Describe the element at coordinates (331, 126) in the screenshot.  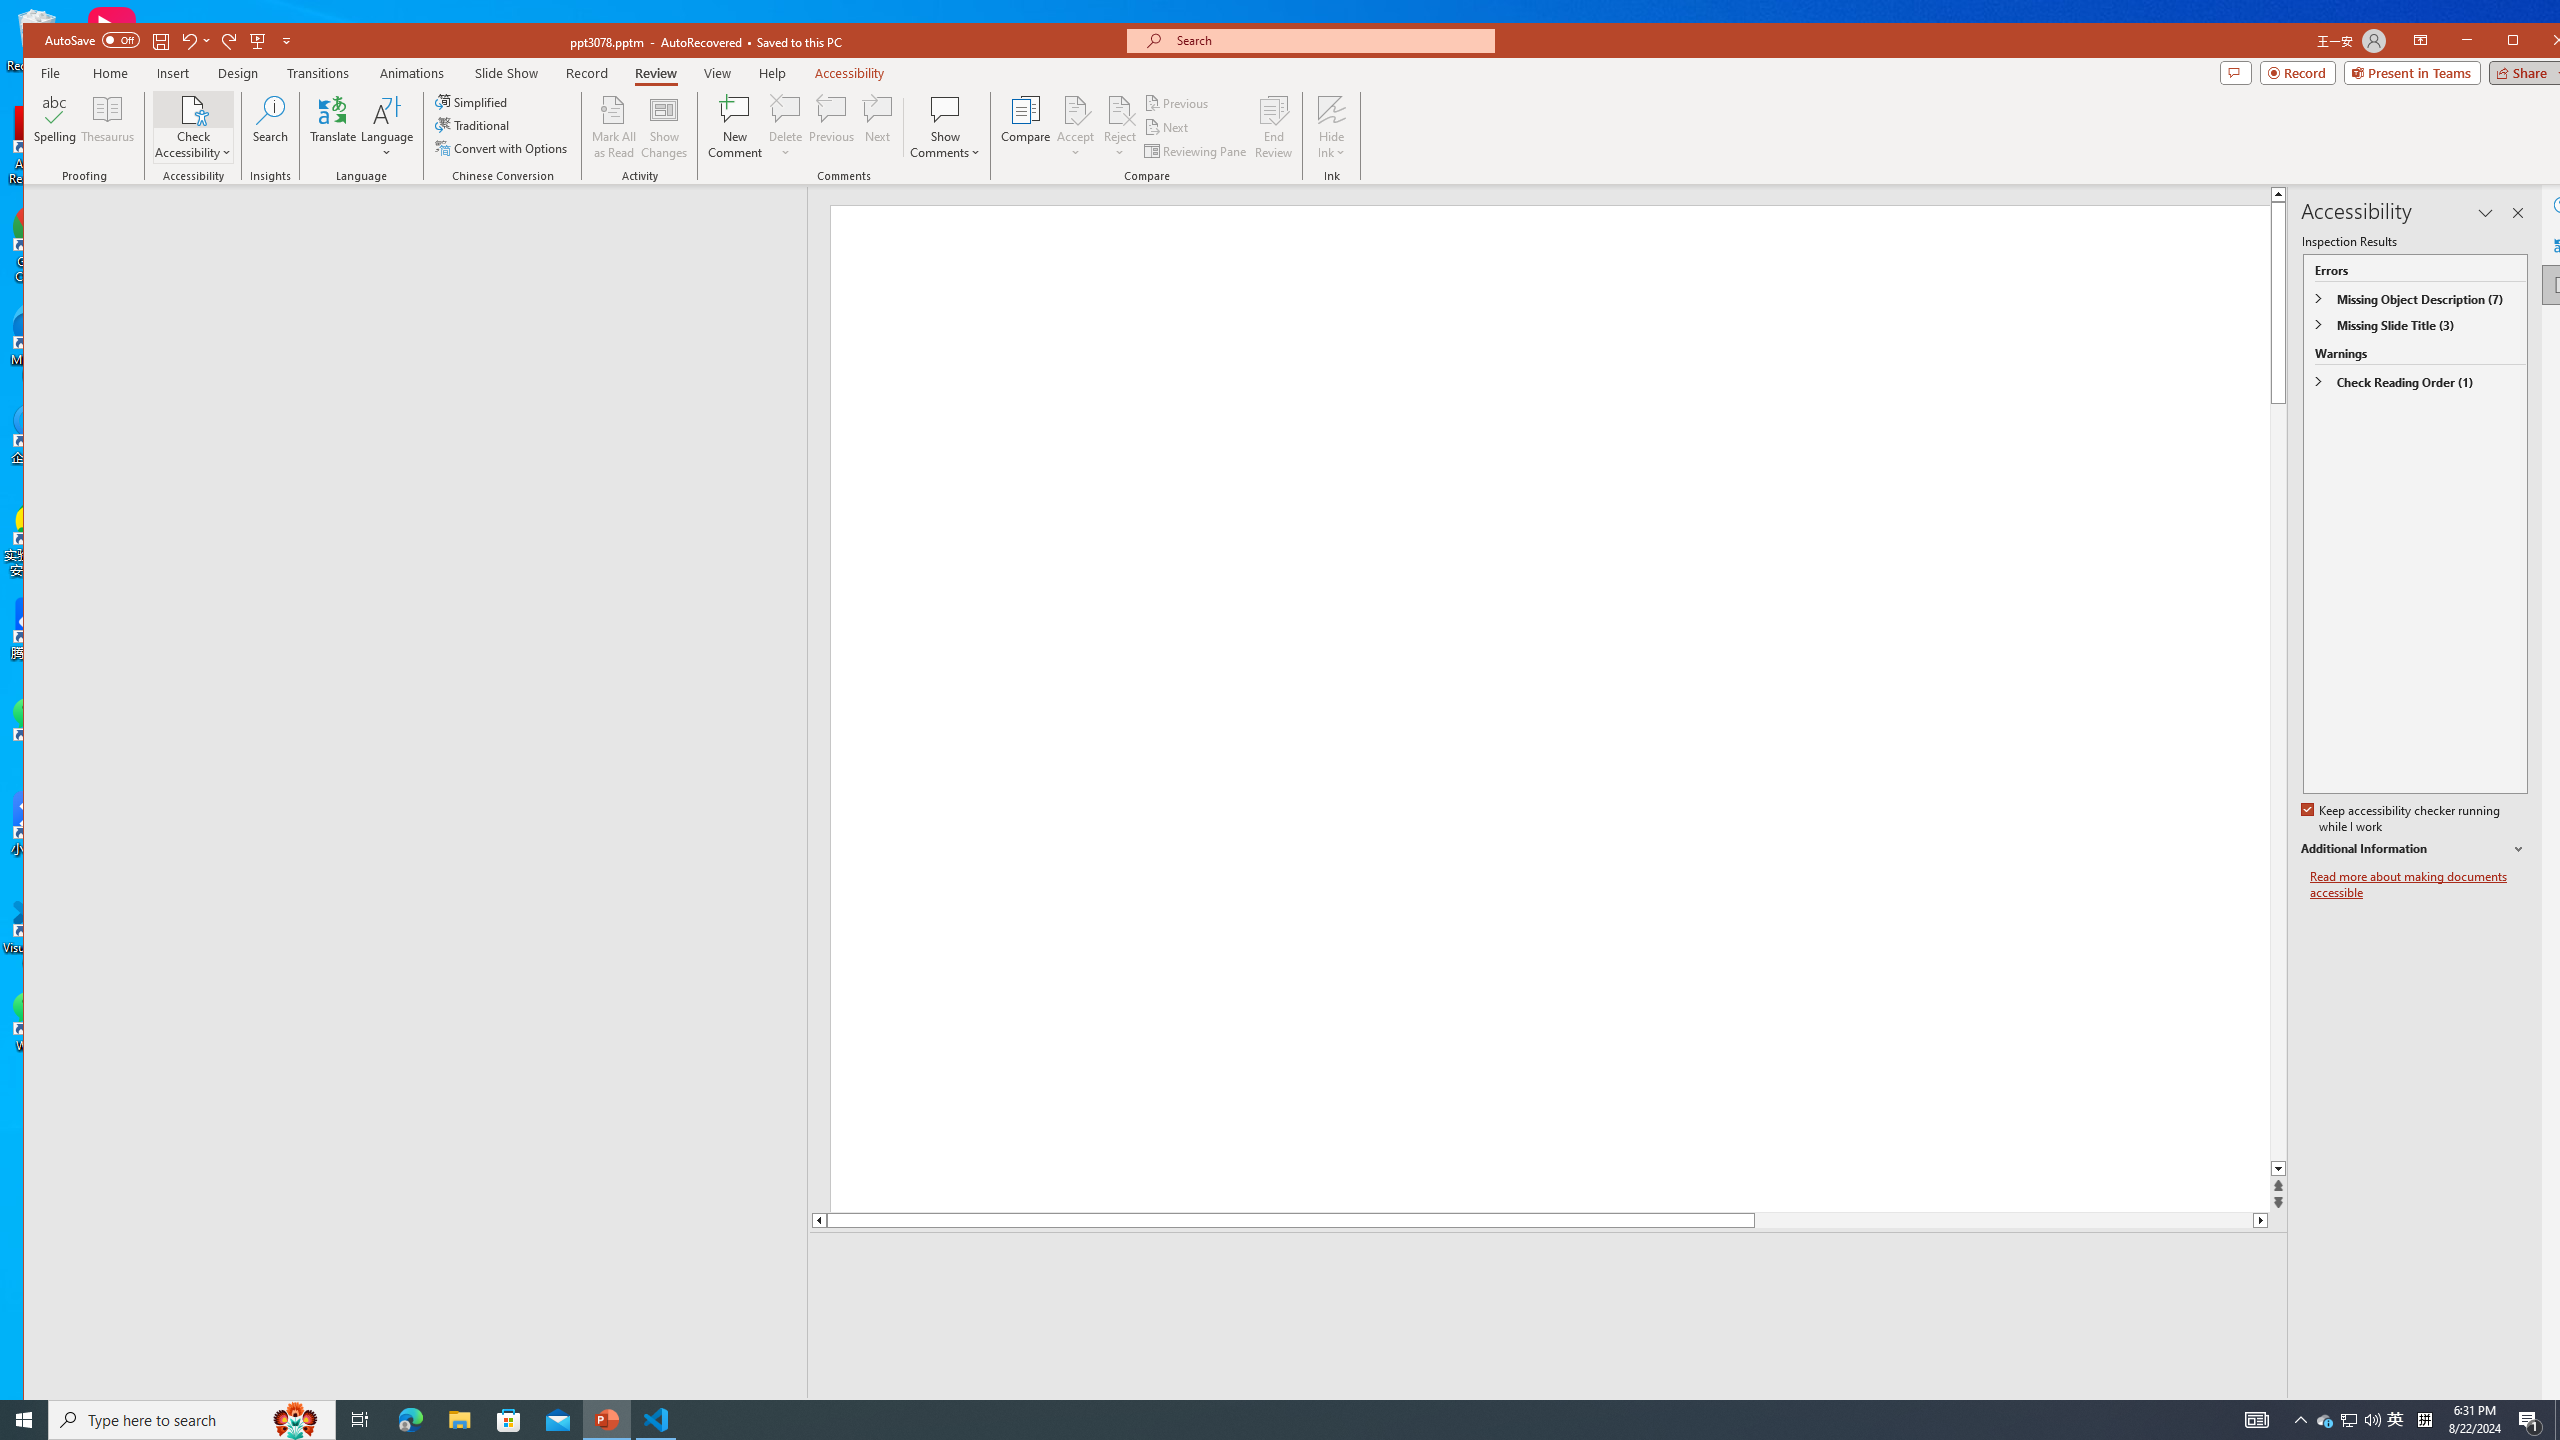
I see `'Translate'` at that location.